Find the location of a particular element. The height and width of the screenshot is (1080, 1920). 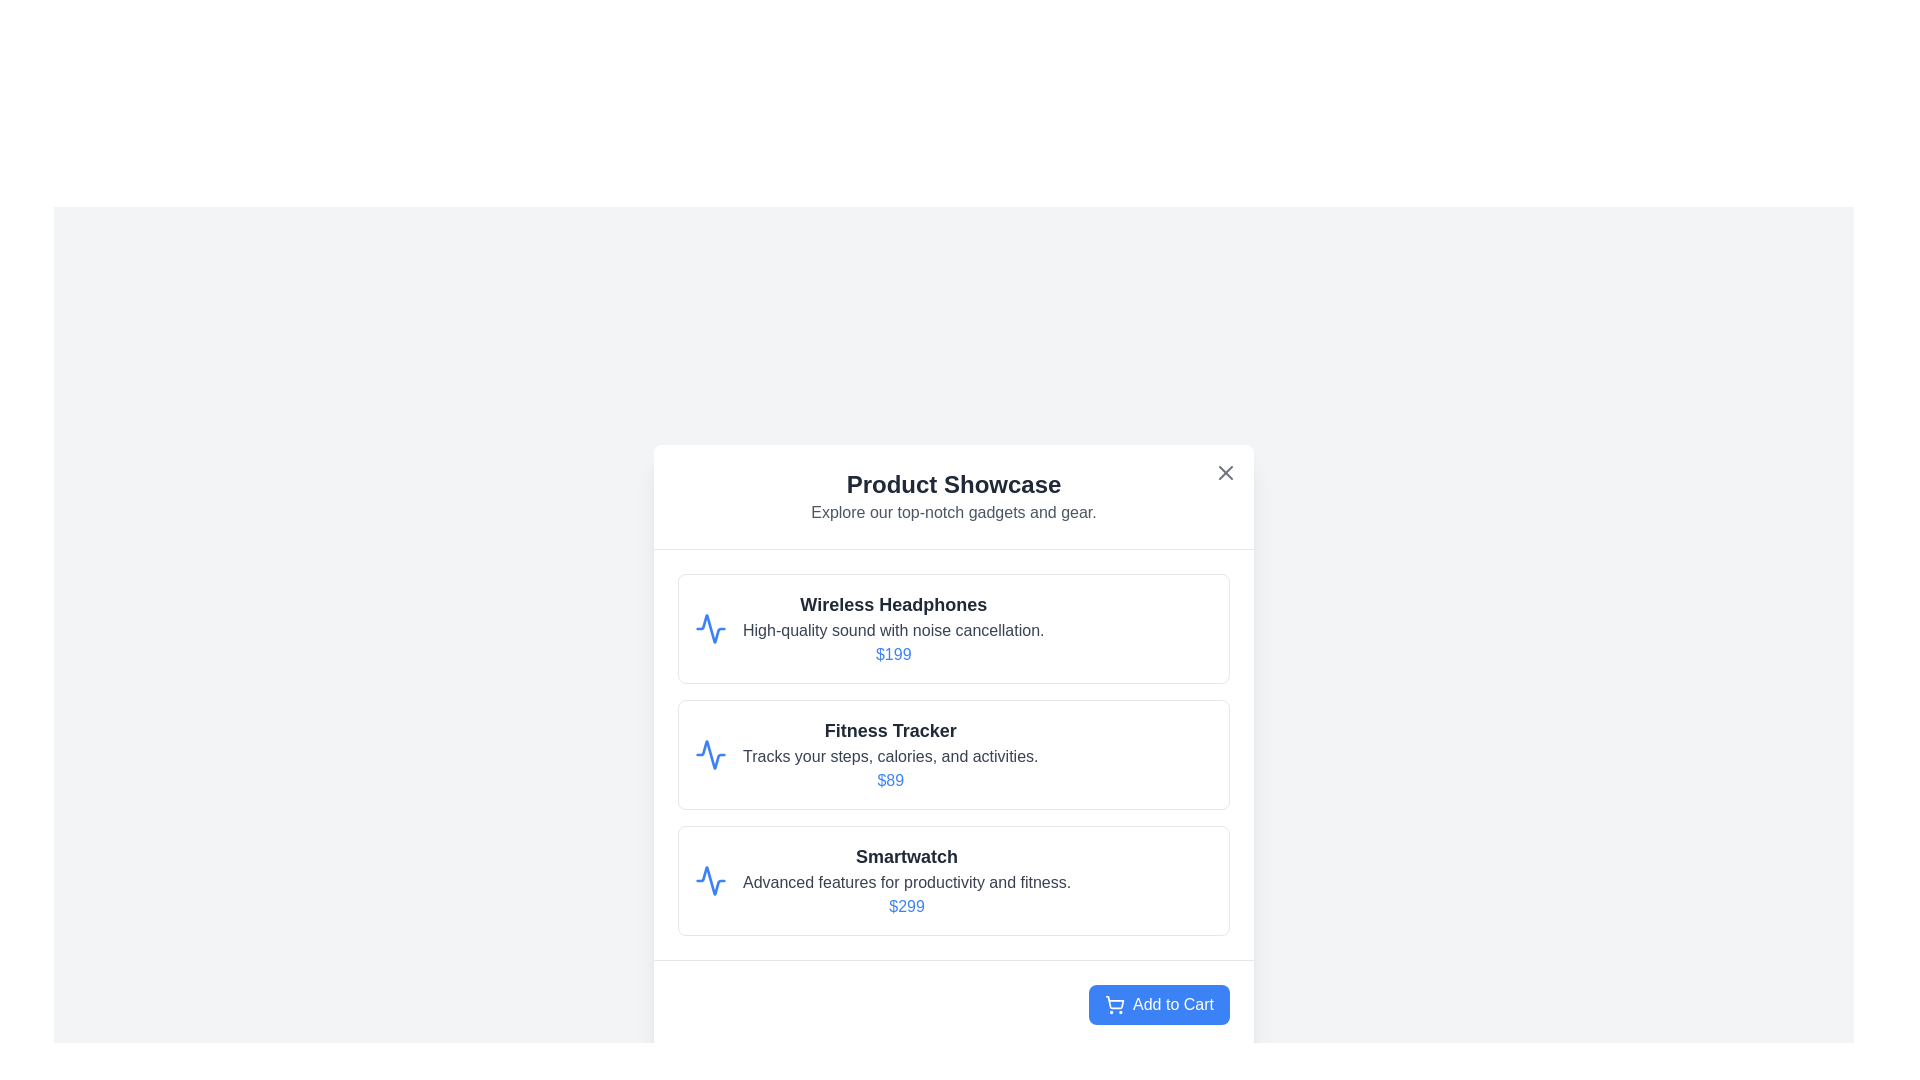

price displayed as '$299' in blue color with medium font weight located in the third product card under the 'Product Showcase' section is located at coordinates (906, 906).